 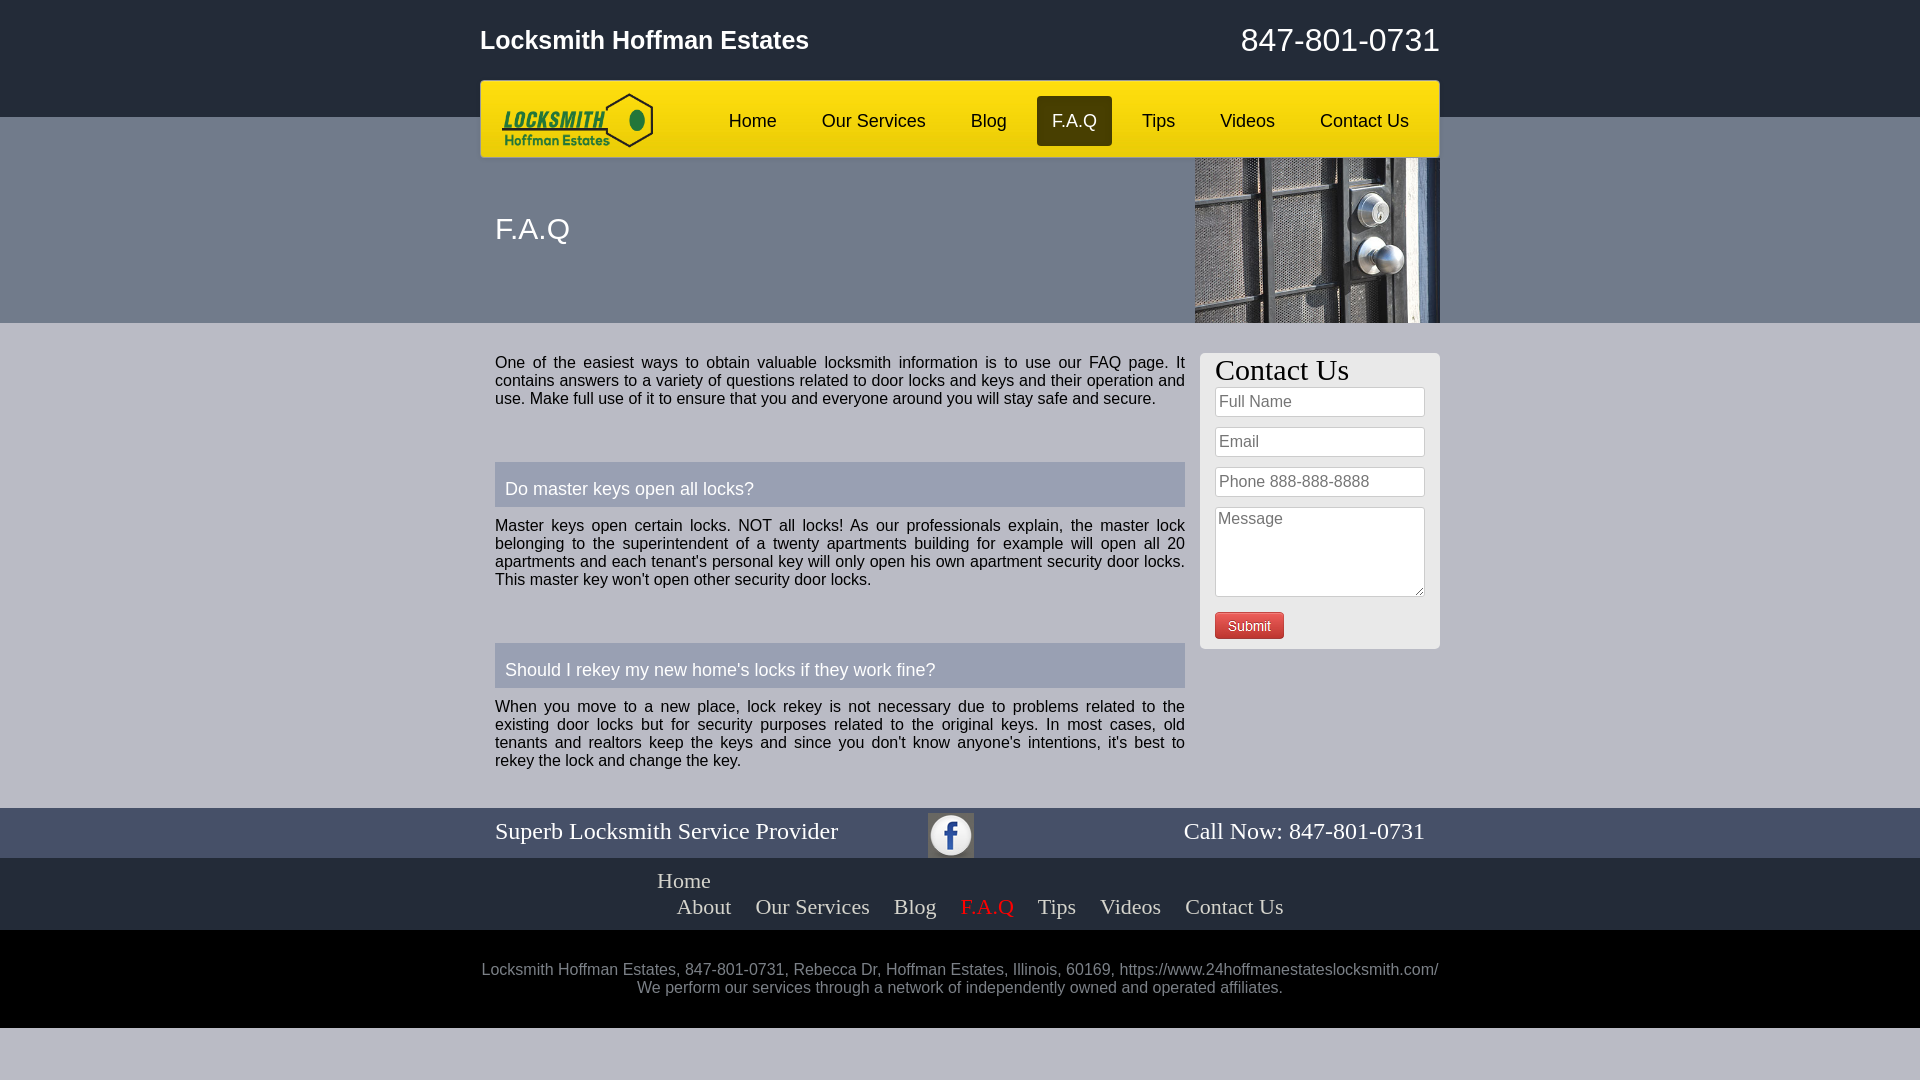 What do you see at coordinates (954, 120) in the screenshot?
I see `'Blog'` at bounding box center [954, 120].